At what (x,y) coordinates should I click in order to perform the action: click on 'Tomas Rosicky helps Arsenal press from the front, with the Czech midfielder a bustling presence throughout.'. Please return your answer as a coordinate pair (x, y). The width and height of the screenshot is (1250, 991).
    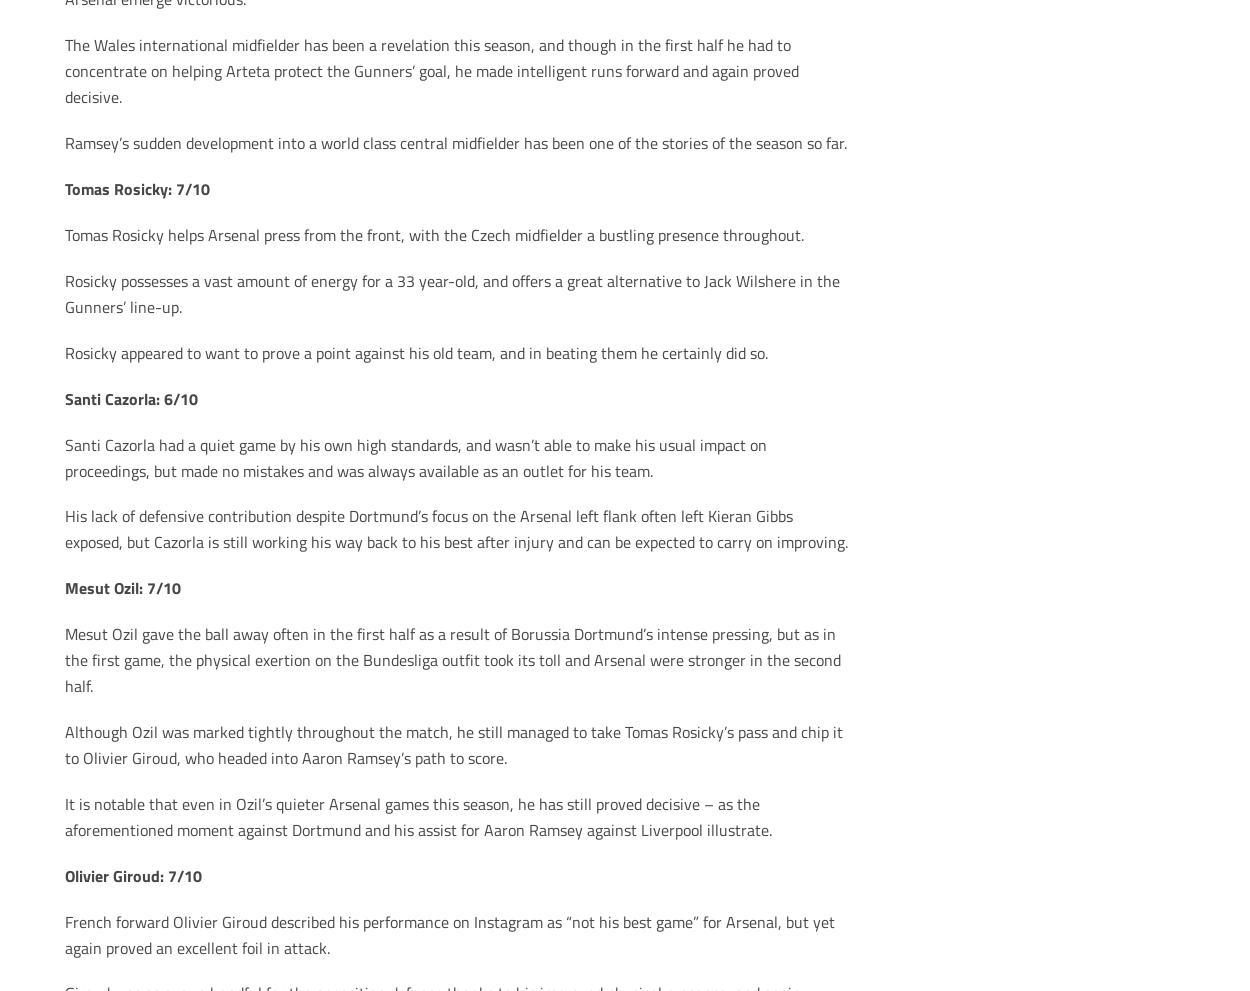
    Looking at the image, I should click on (433, 234).